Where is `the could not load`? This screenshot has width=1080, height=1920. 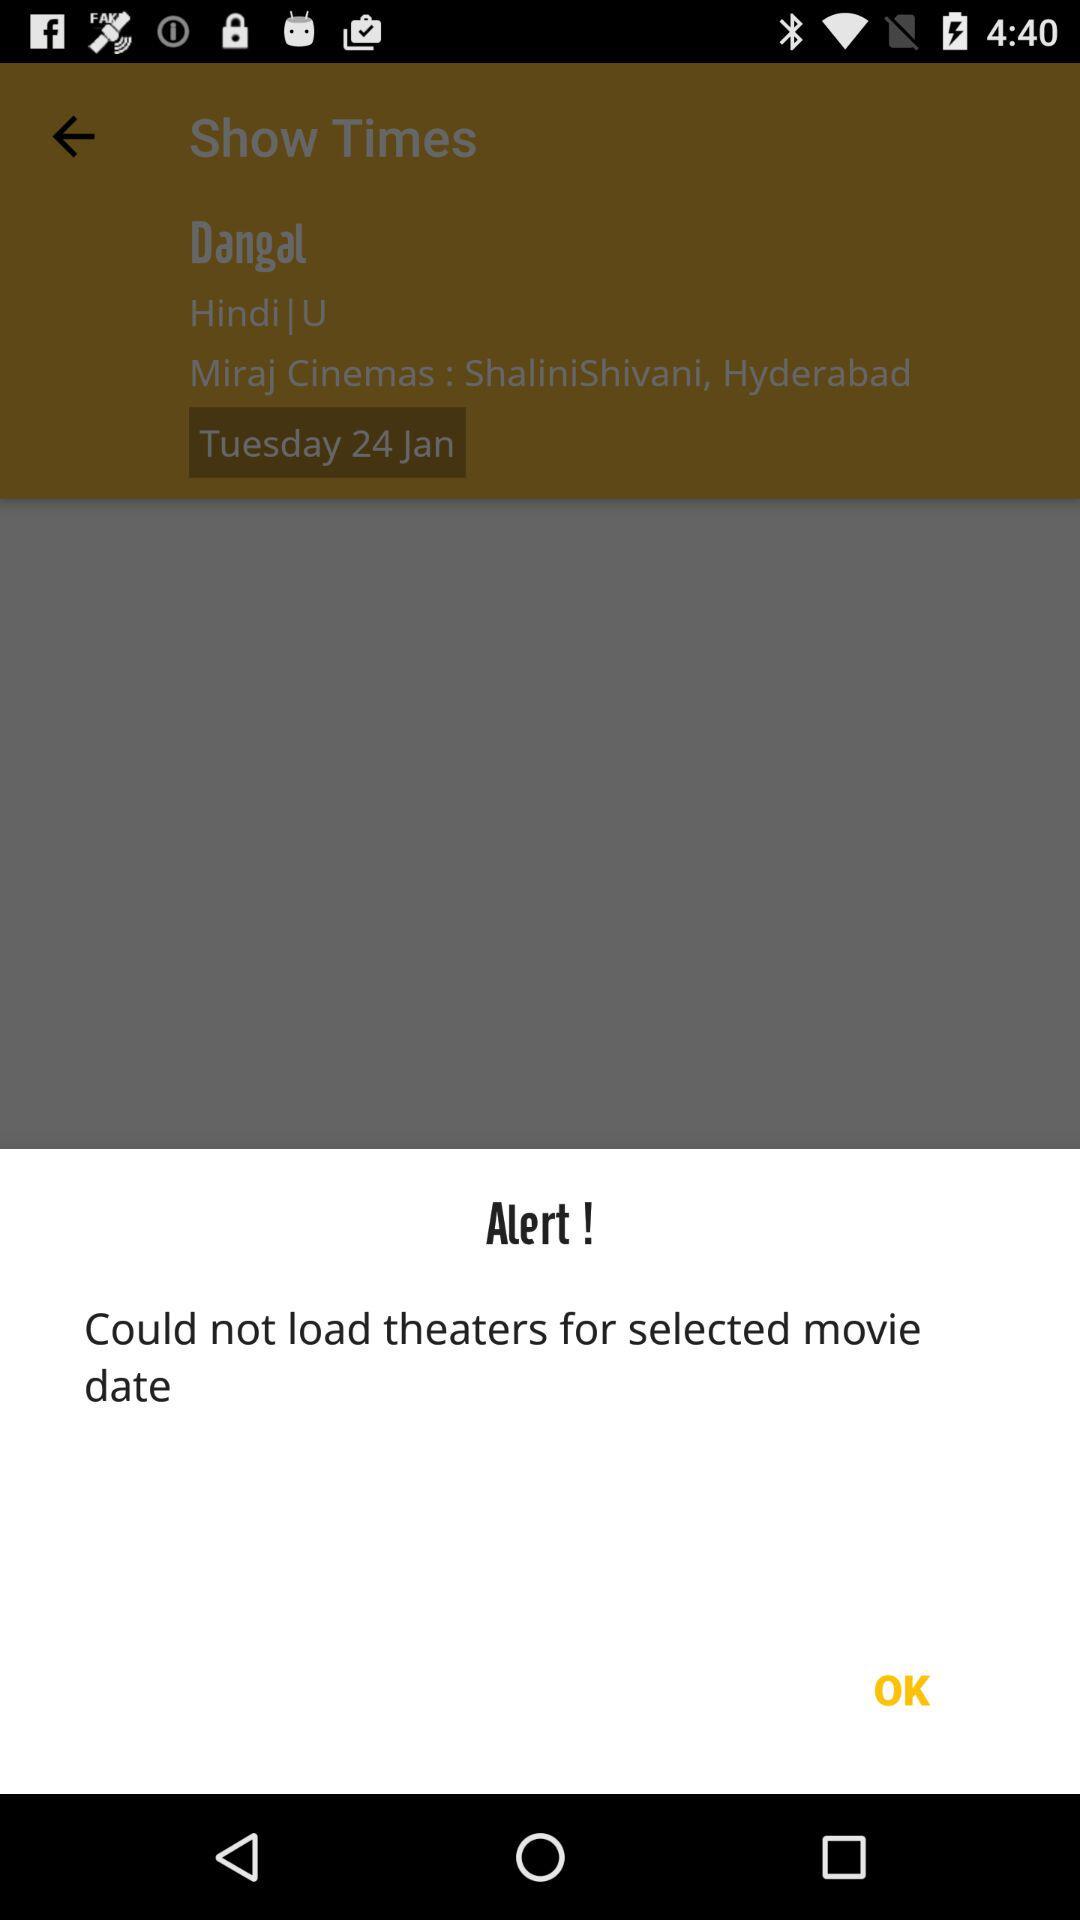 the could not load is located at coordinates (540, 1441).